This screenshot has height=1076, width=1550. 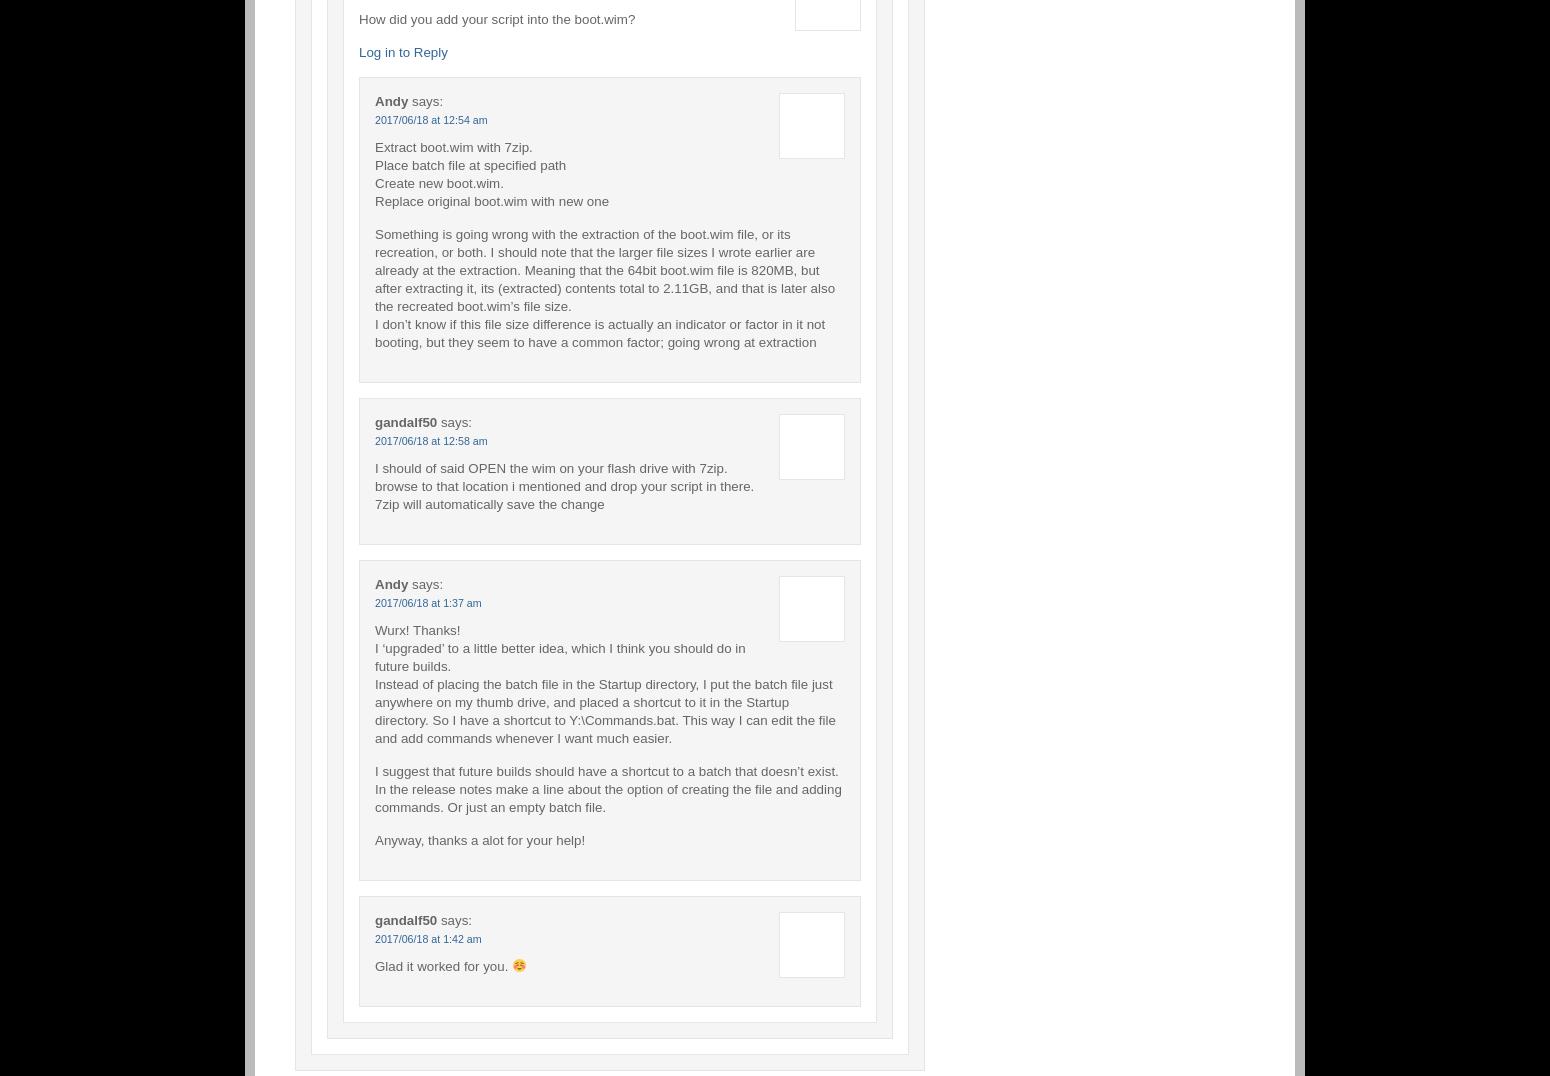 What do you see at coordinates (427, 936) in the screenshot?
I see `'2017/06/18 at 1:42 am'` at bounding box center [427, 936].